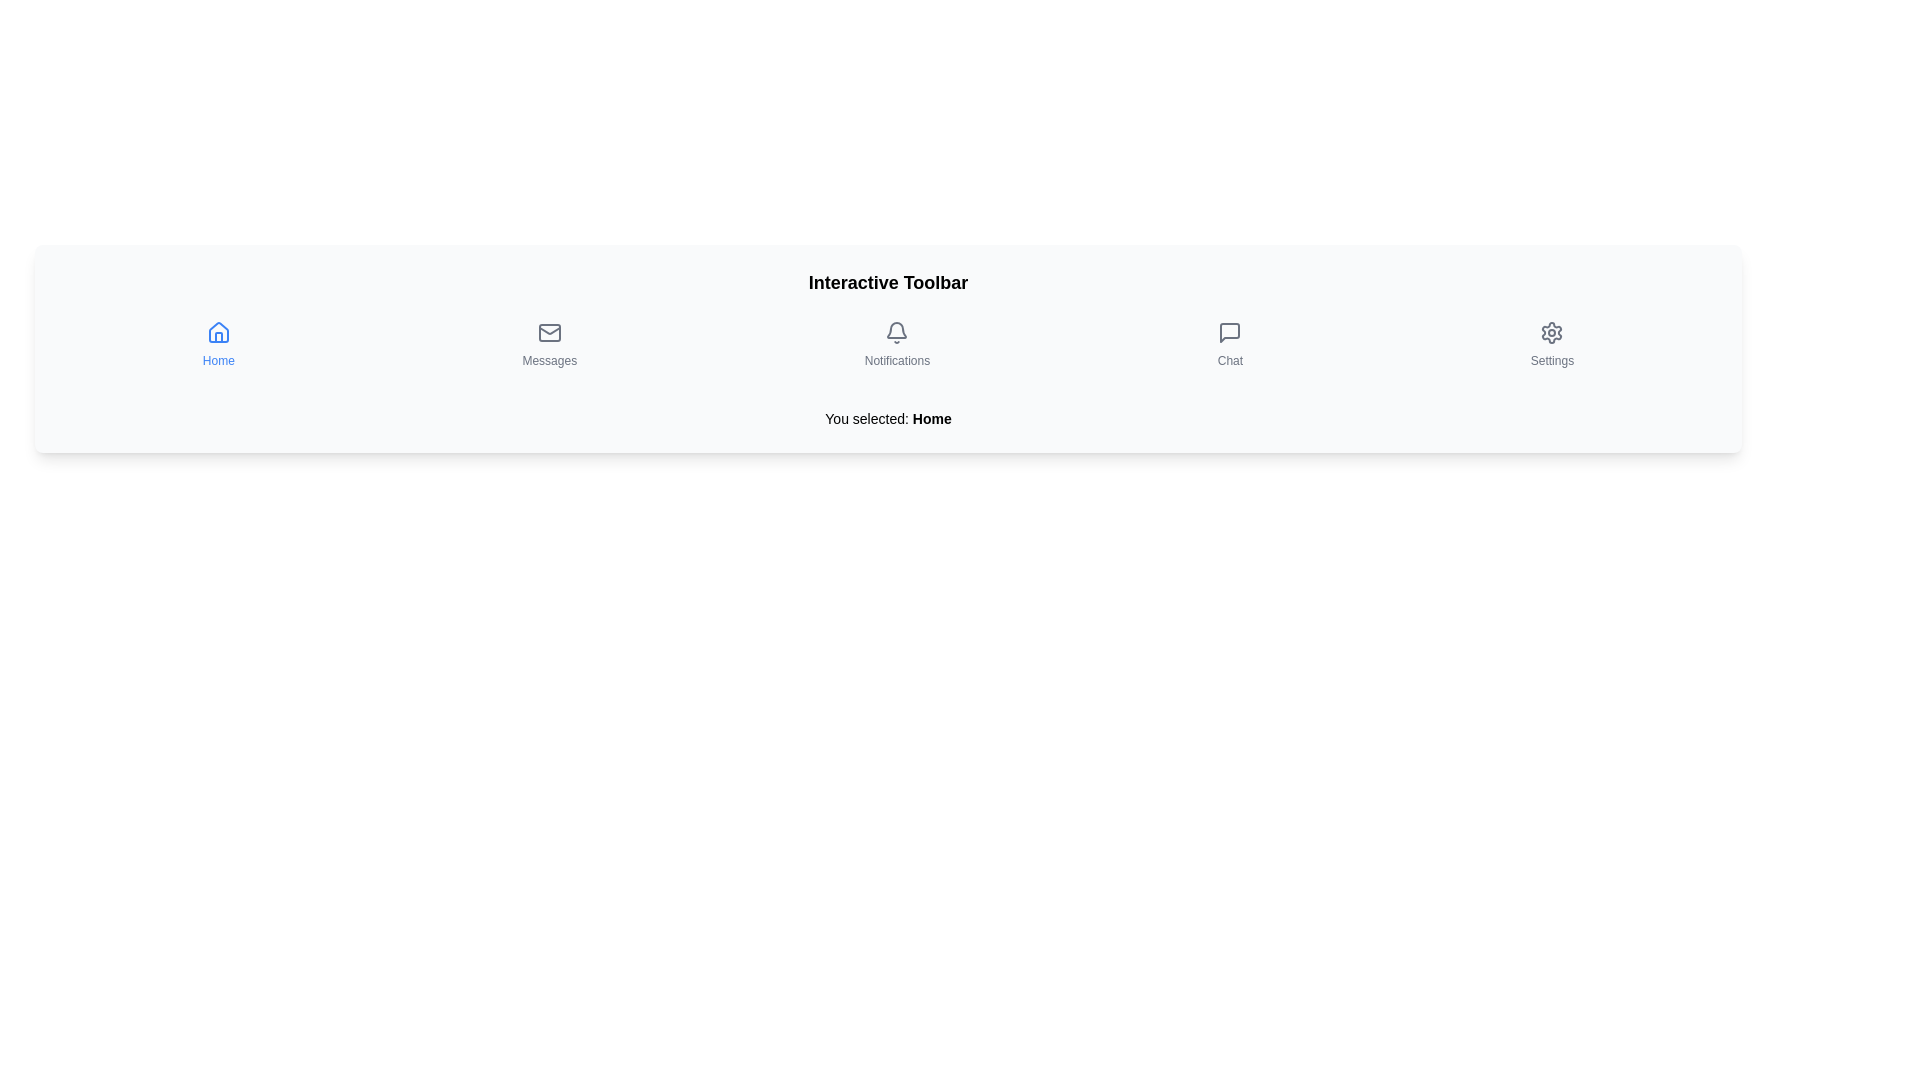  Describe the element at coordinates (1550, 343) in the screenshot. I see `the 'Settings' button, which features a gear icon and is the last button in the horizontal toolbar` at that location.